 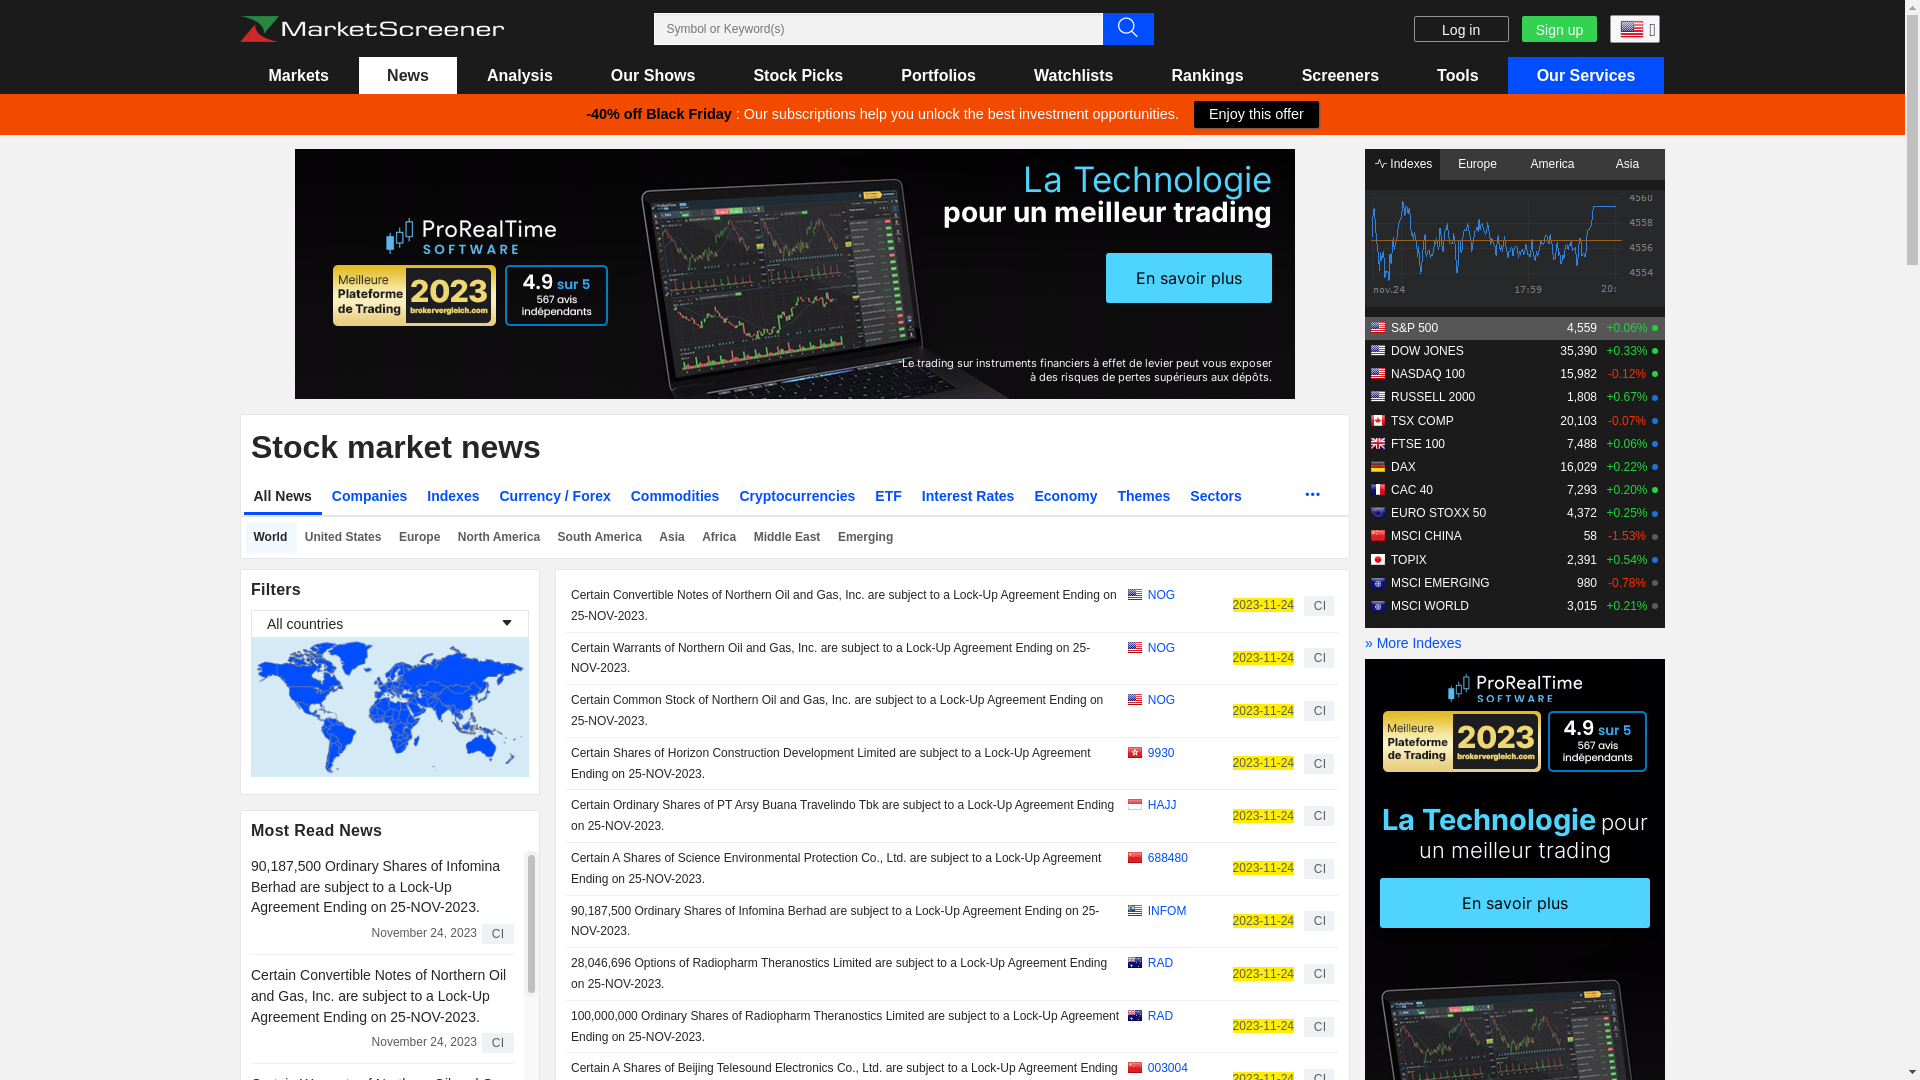 I want to click on 'United States', so click(x=296, y=536).